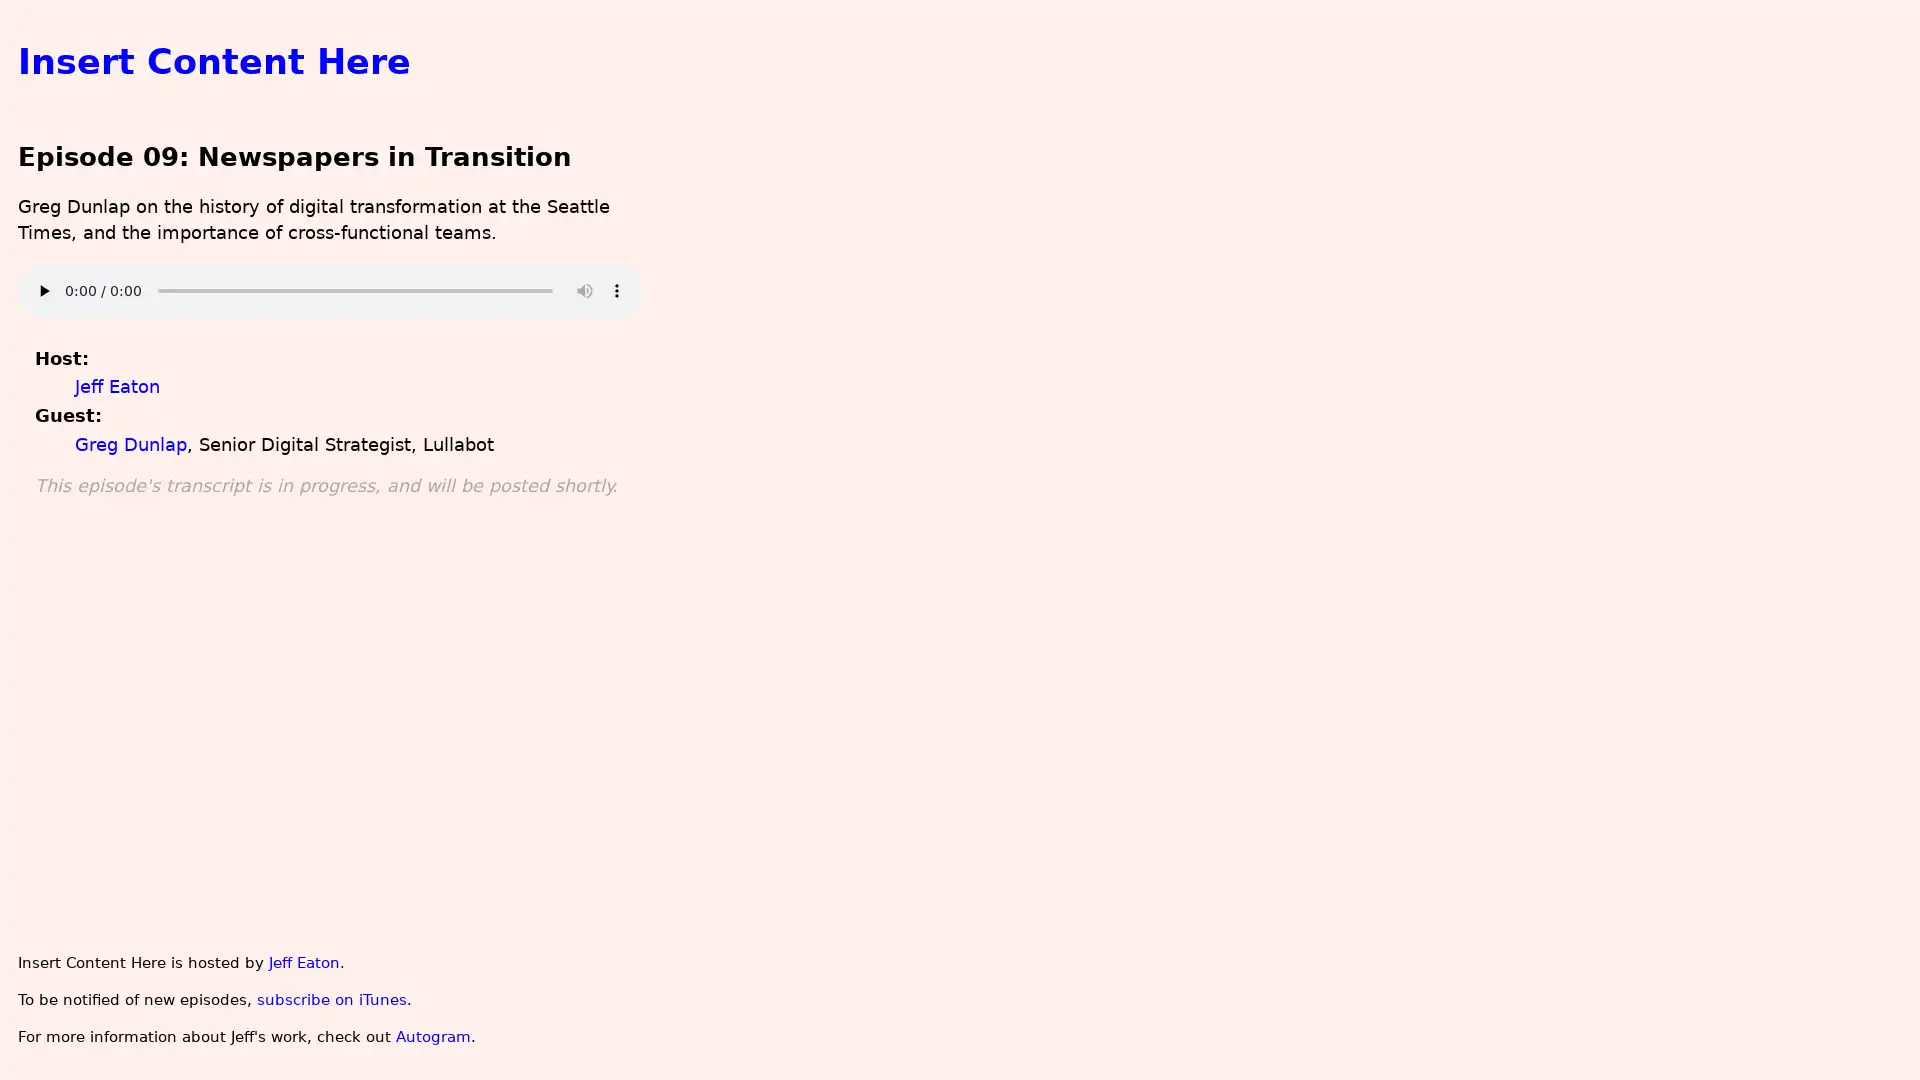 The width and height of the screenshot is (1920, 1080). I want to click on play, so click(43, 290).